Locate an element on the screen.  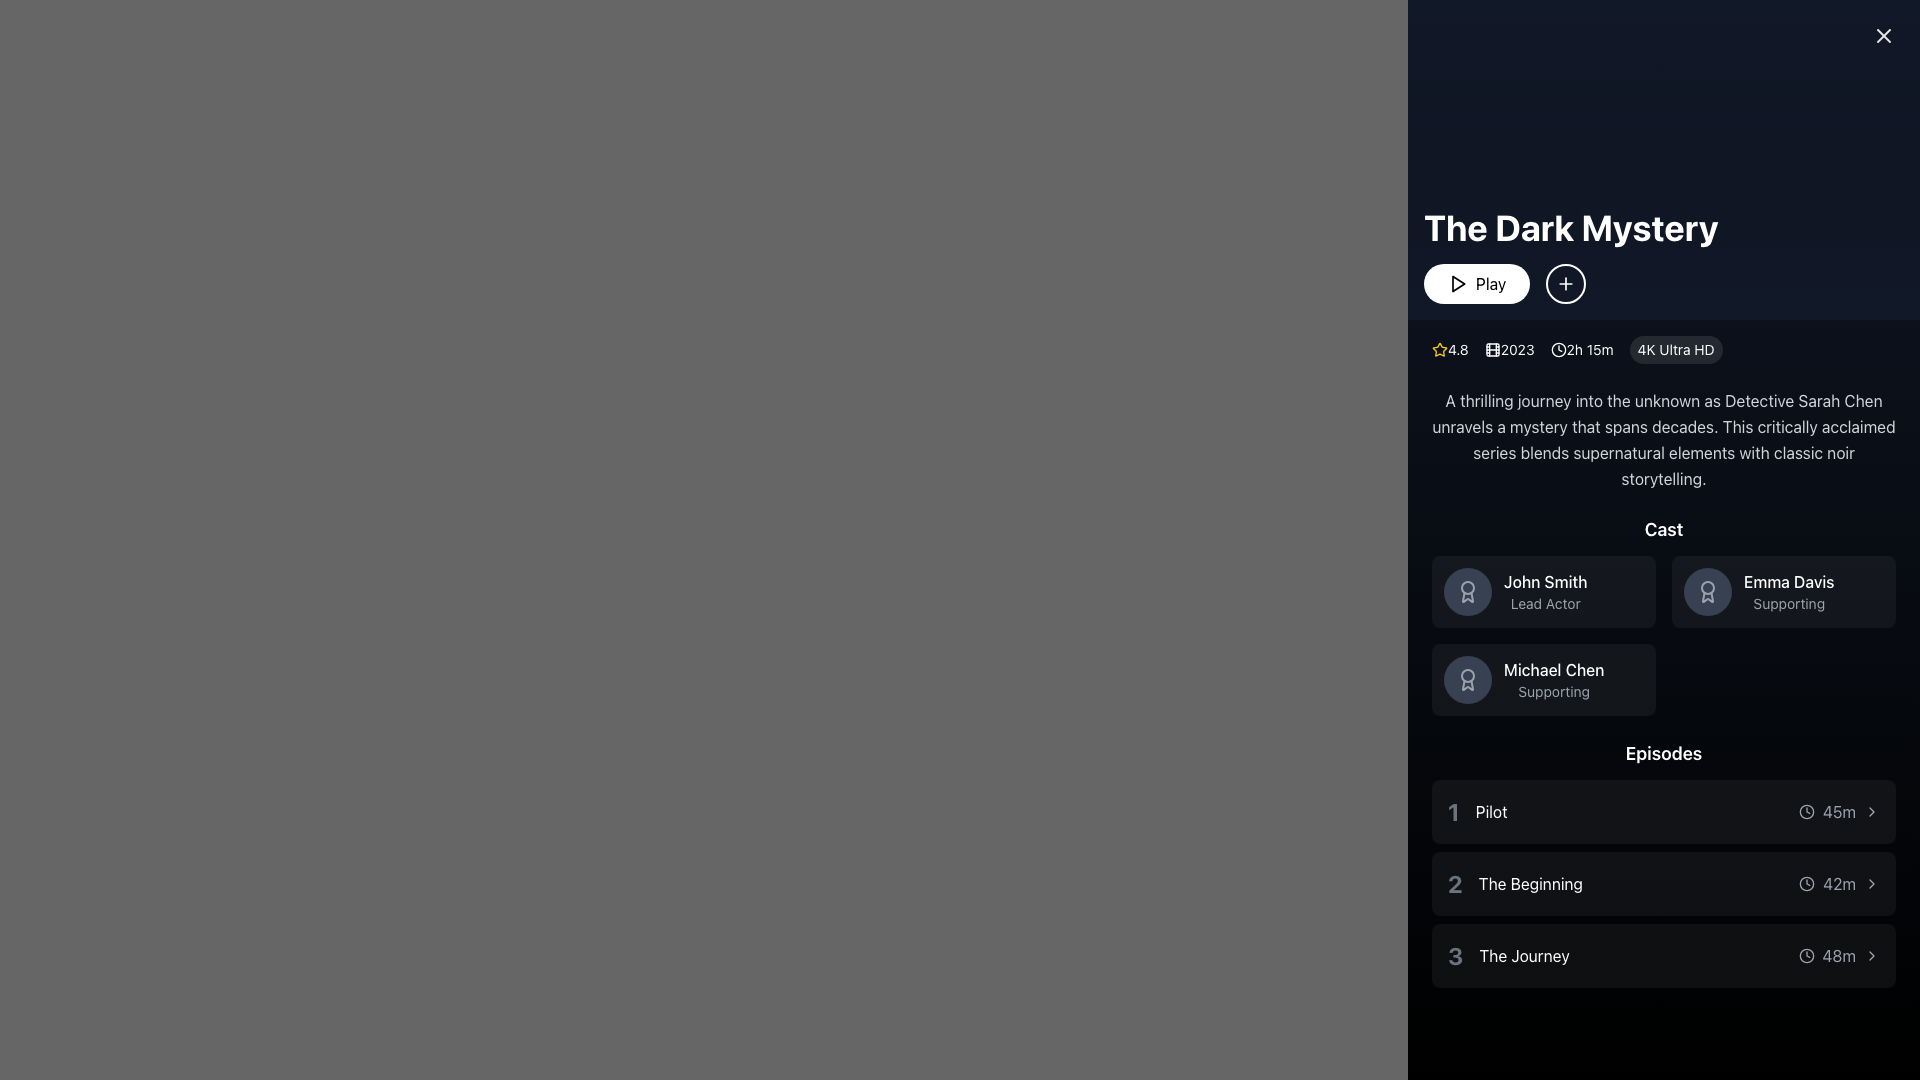
the 'Play' button, which contains a triangular play icon and the text 'Play', to initiate playback for 'The Dark Mystery' is located at coordinates (1458, 284).